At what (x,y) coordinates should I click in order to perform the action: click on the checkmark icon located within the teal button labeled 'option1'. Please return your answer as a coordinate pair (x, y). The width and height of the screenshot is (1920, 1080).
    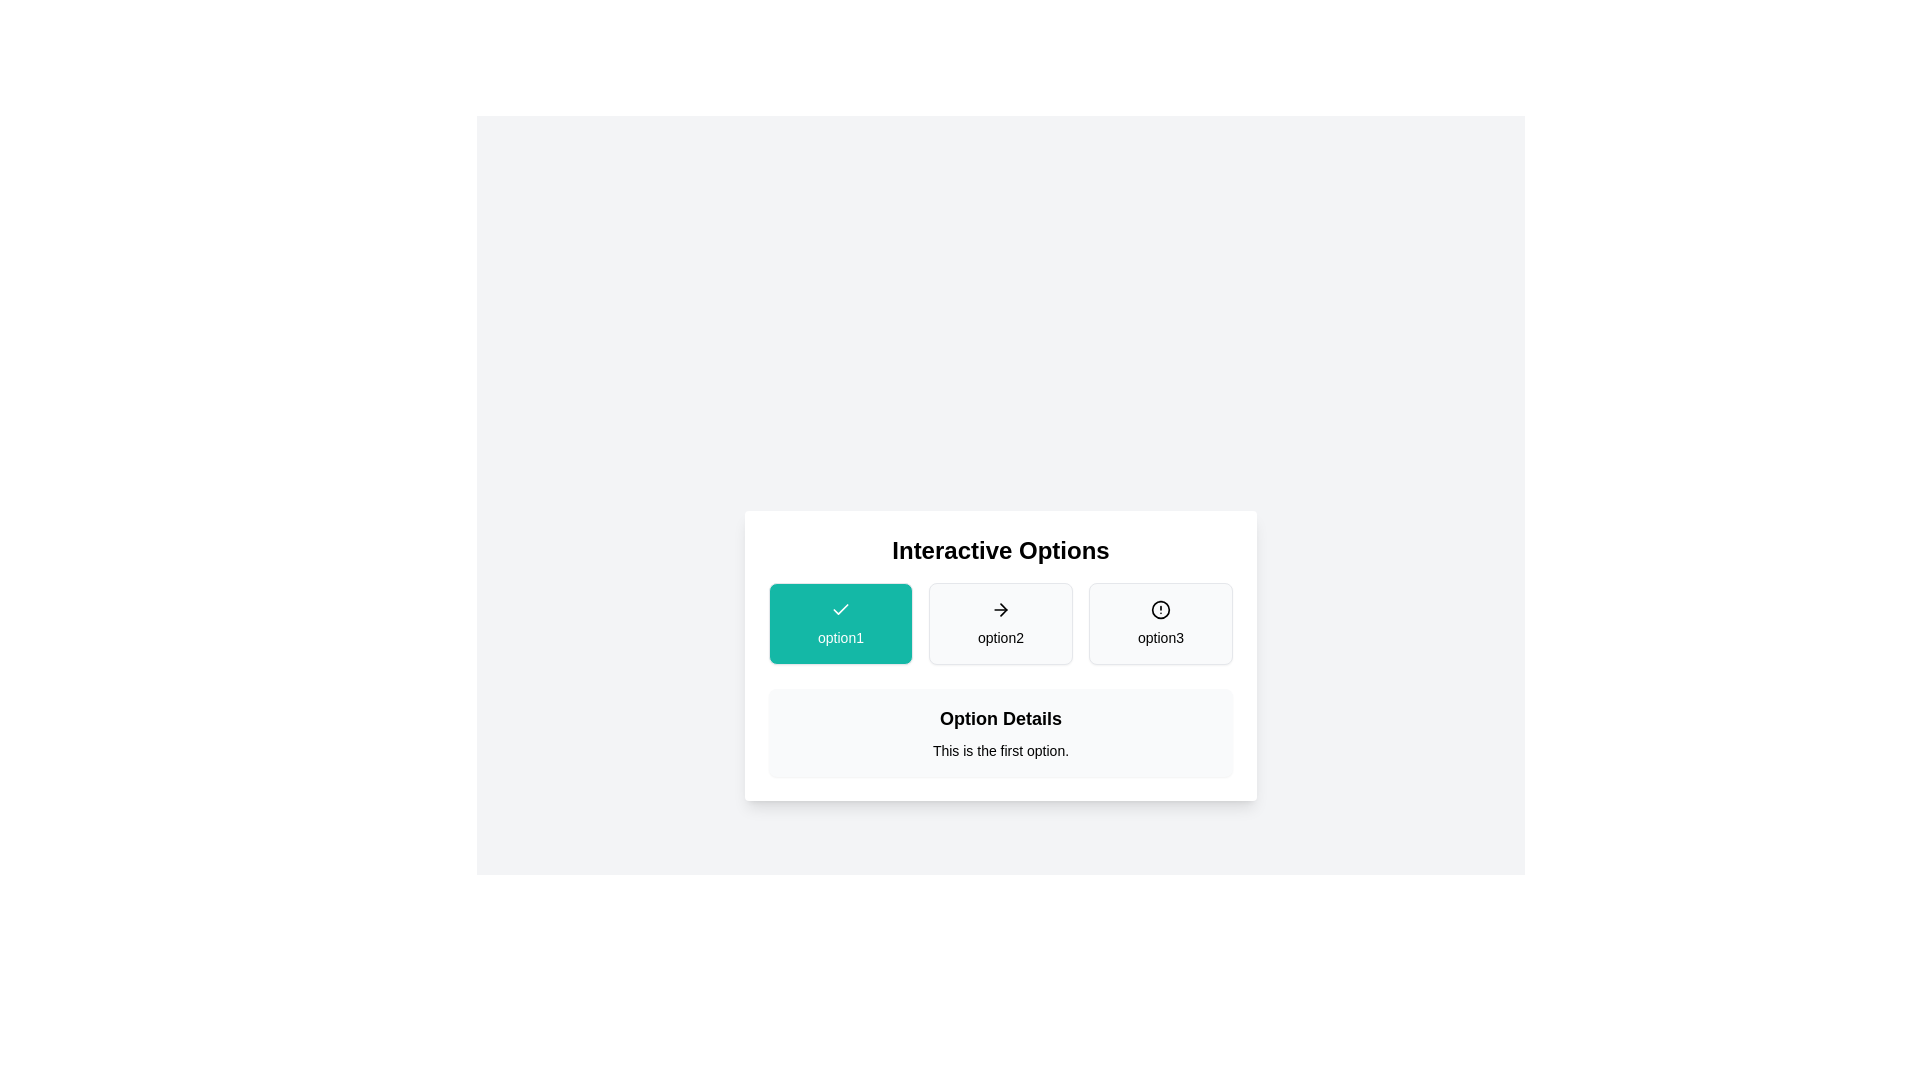
    Looking at the image, I should click on (840, 608).